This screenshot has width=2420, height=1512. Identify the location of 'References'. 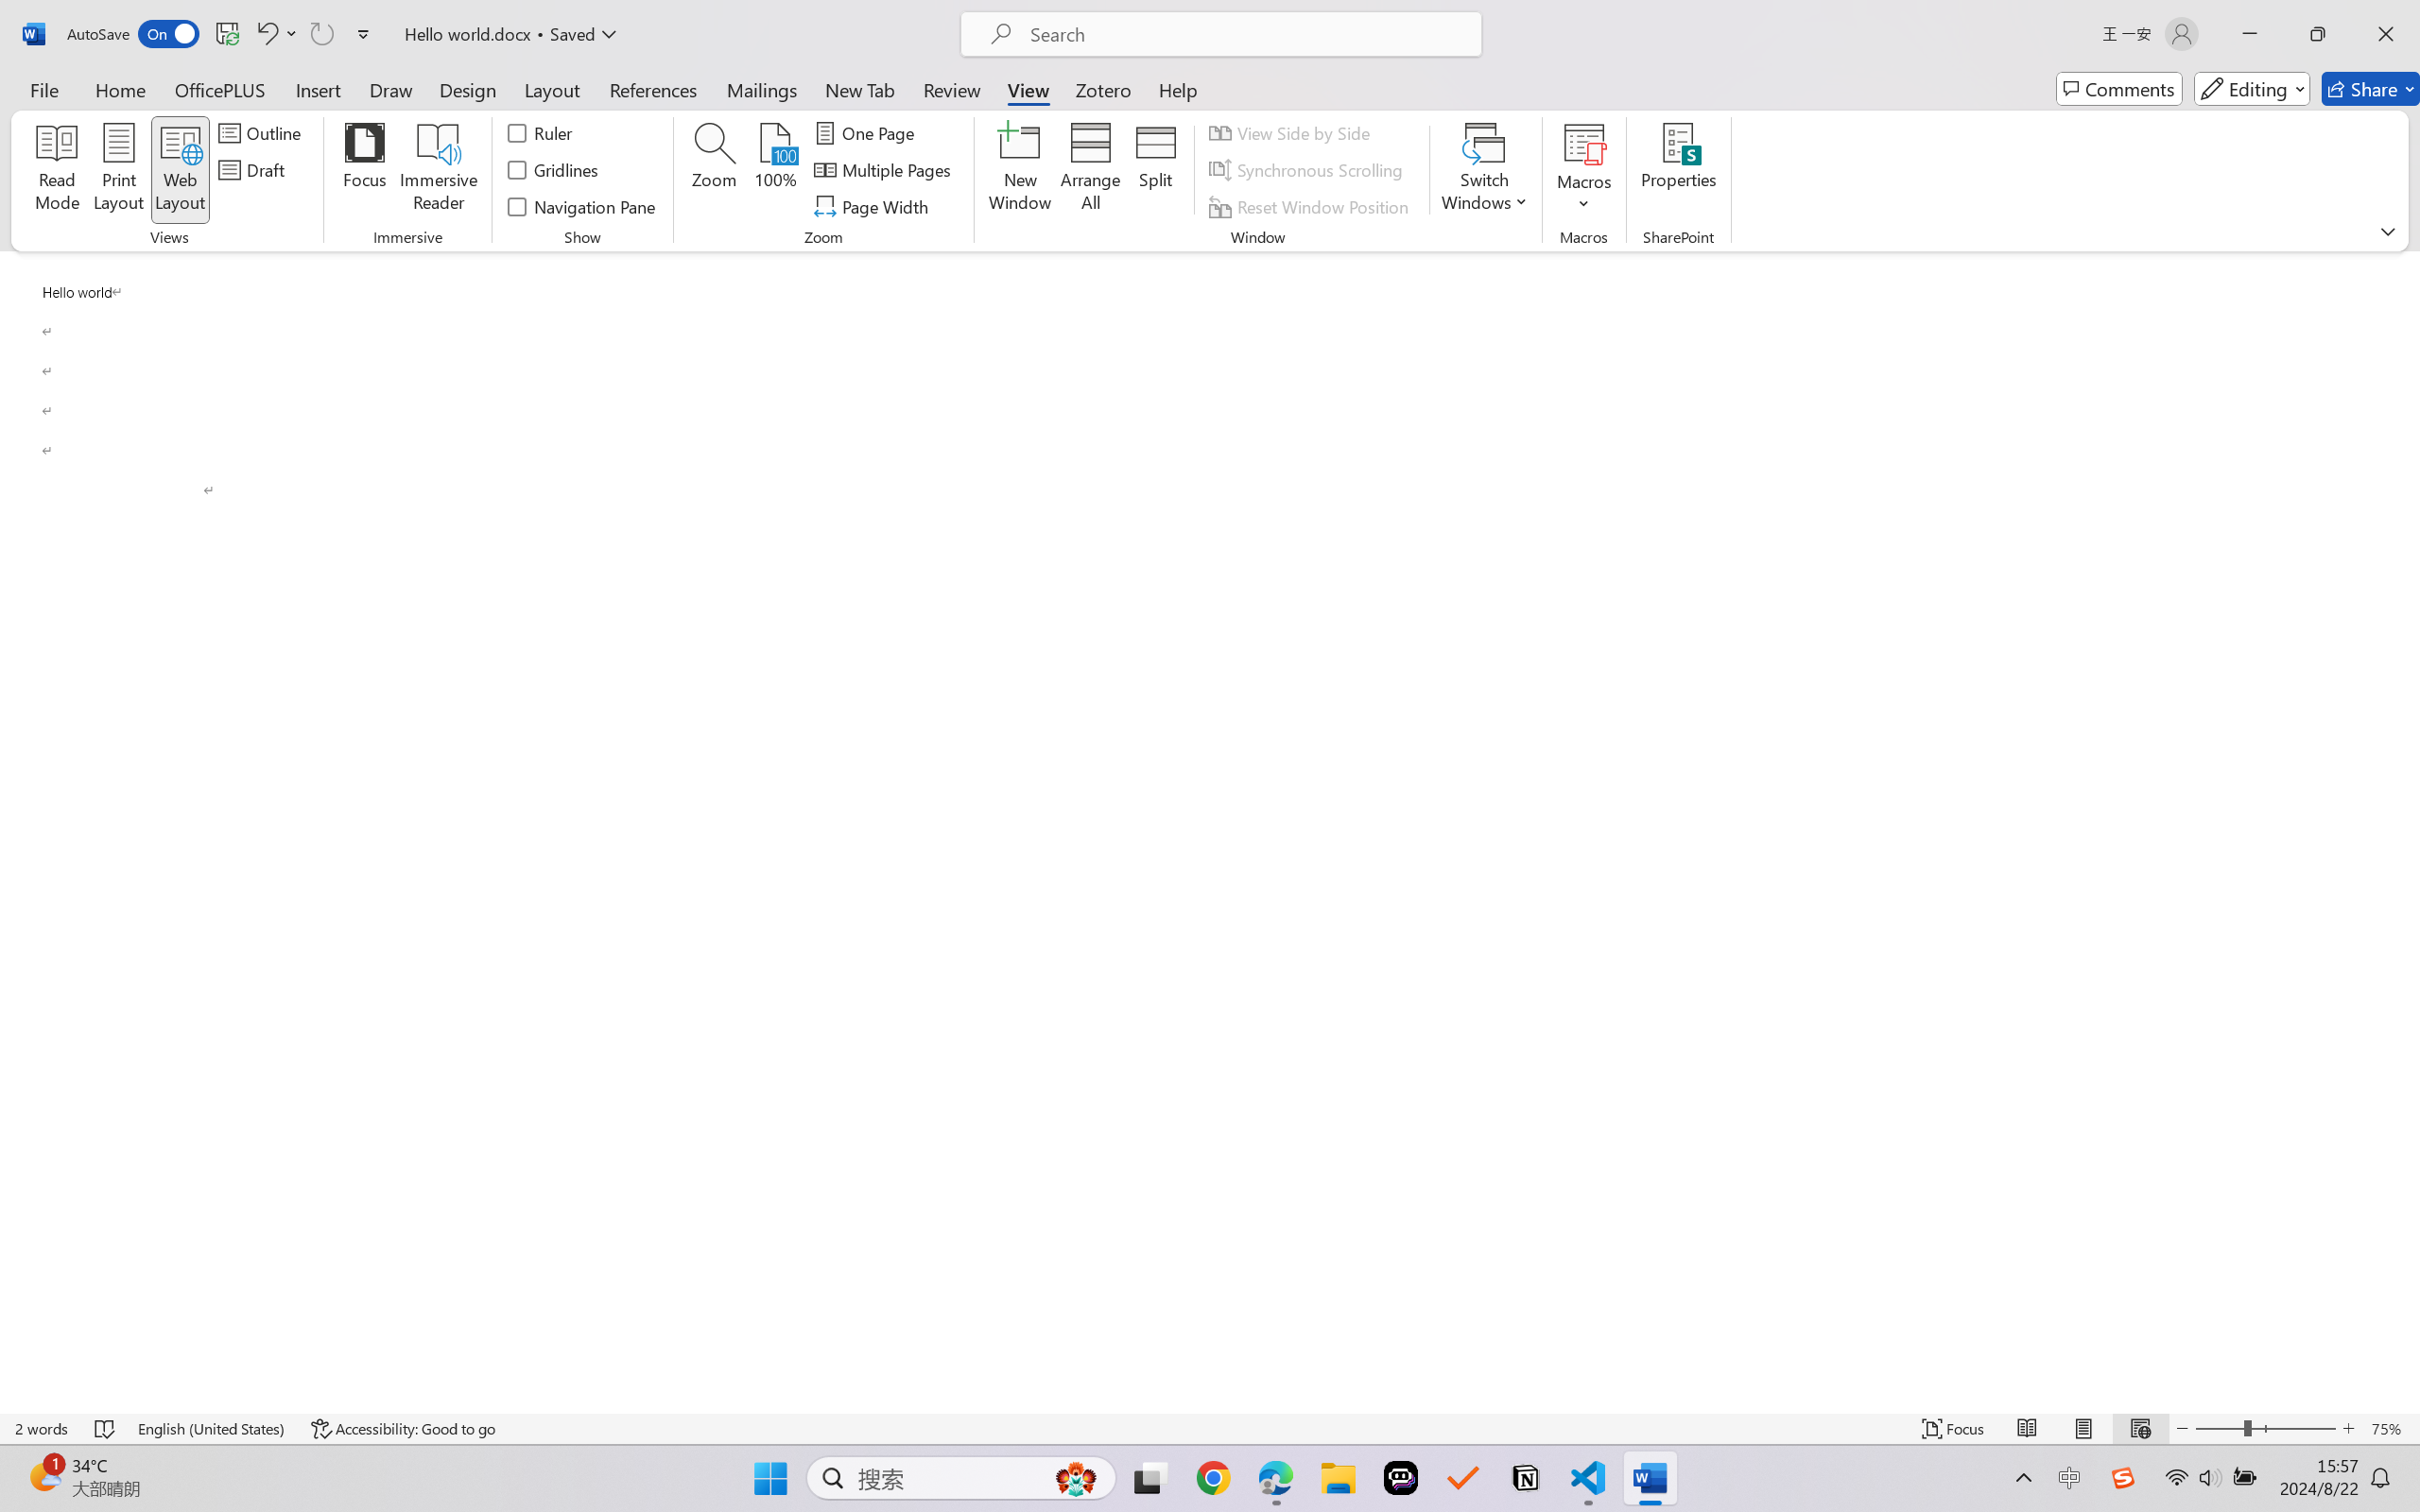
(653, 88).